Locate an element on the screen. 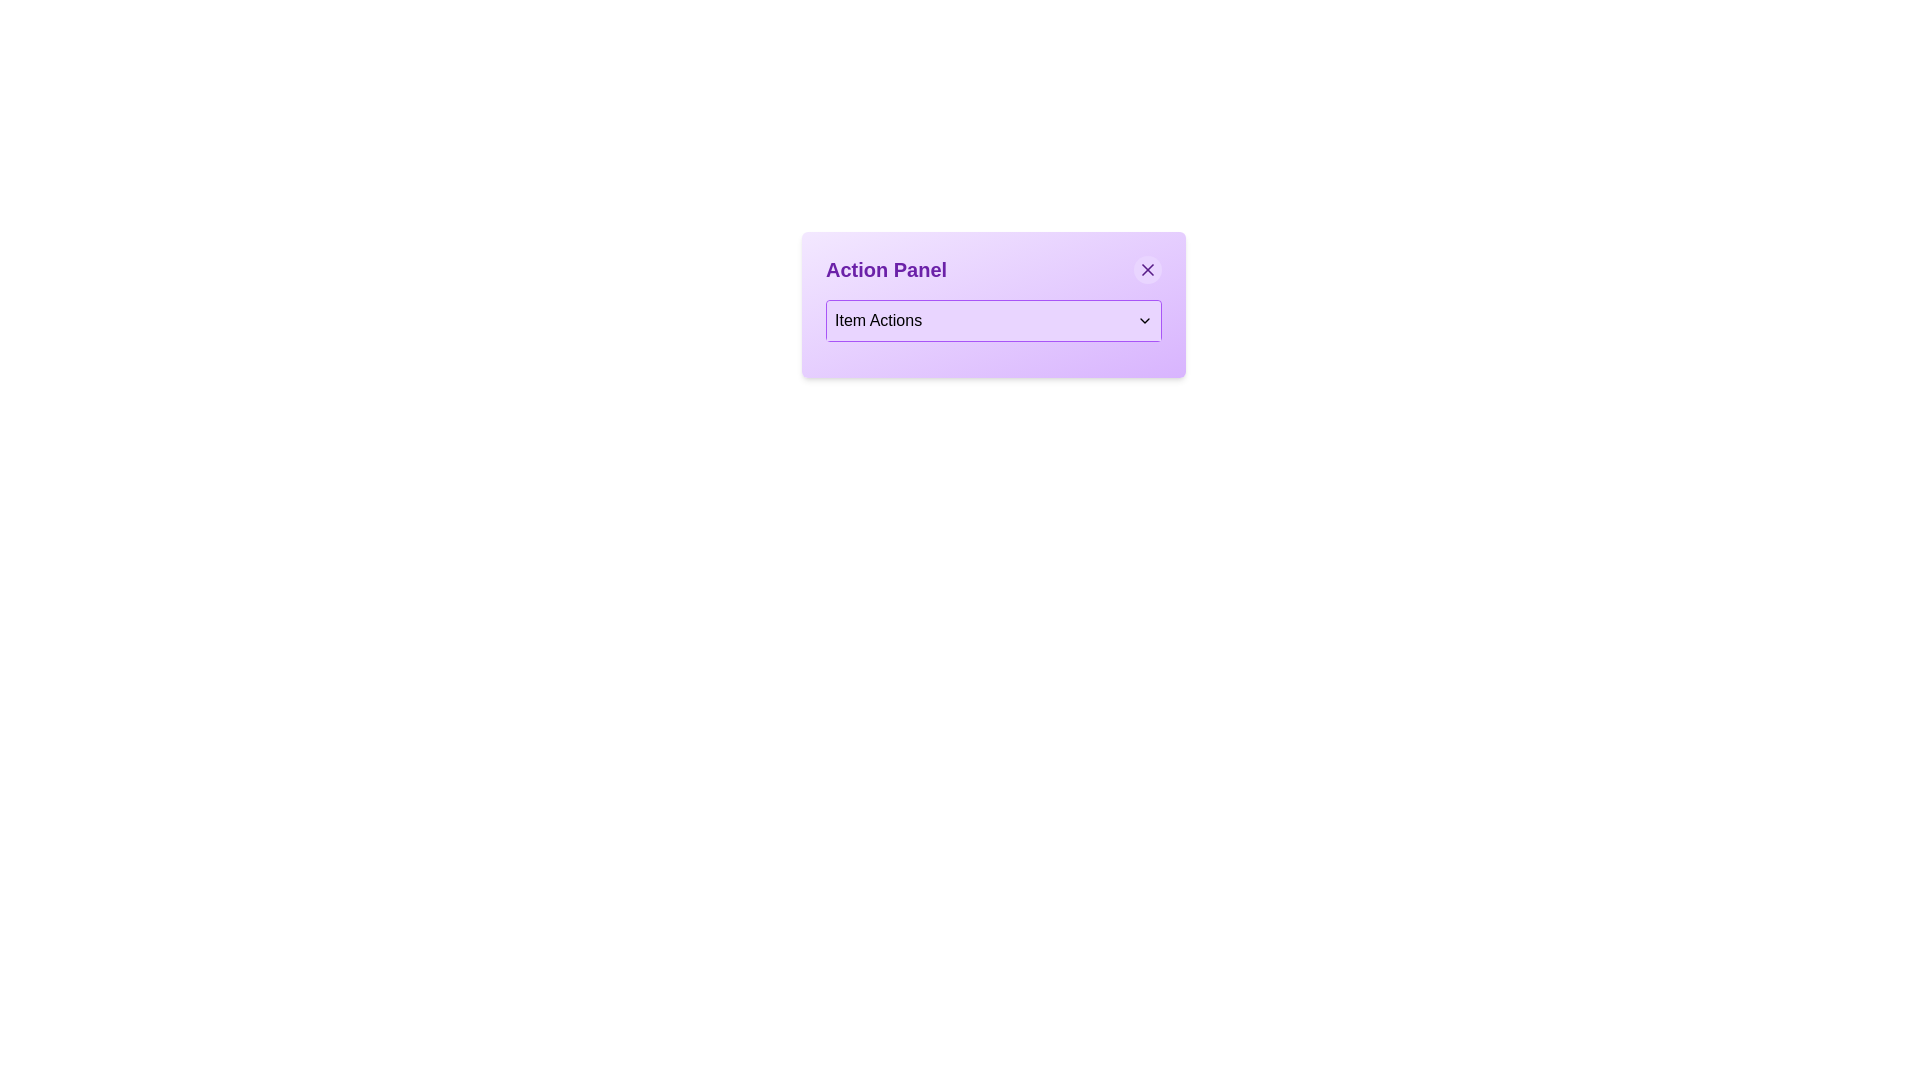 This screenshot has height=1080, width=1920. the close button icon located at the top-right corner of the 'Action Panel' is located at coordinates (1147, 270).